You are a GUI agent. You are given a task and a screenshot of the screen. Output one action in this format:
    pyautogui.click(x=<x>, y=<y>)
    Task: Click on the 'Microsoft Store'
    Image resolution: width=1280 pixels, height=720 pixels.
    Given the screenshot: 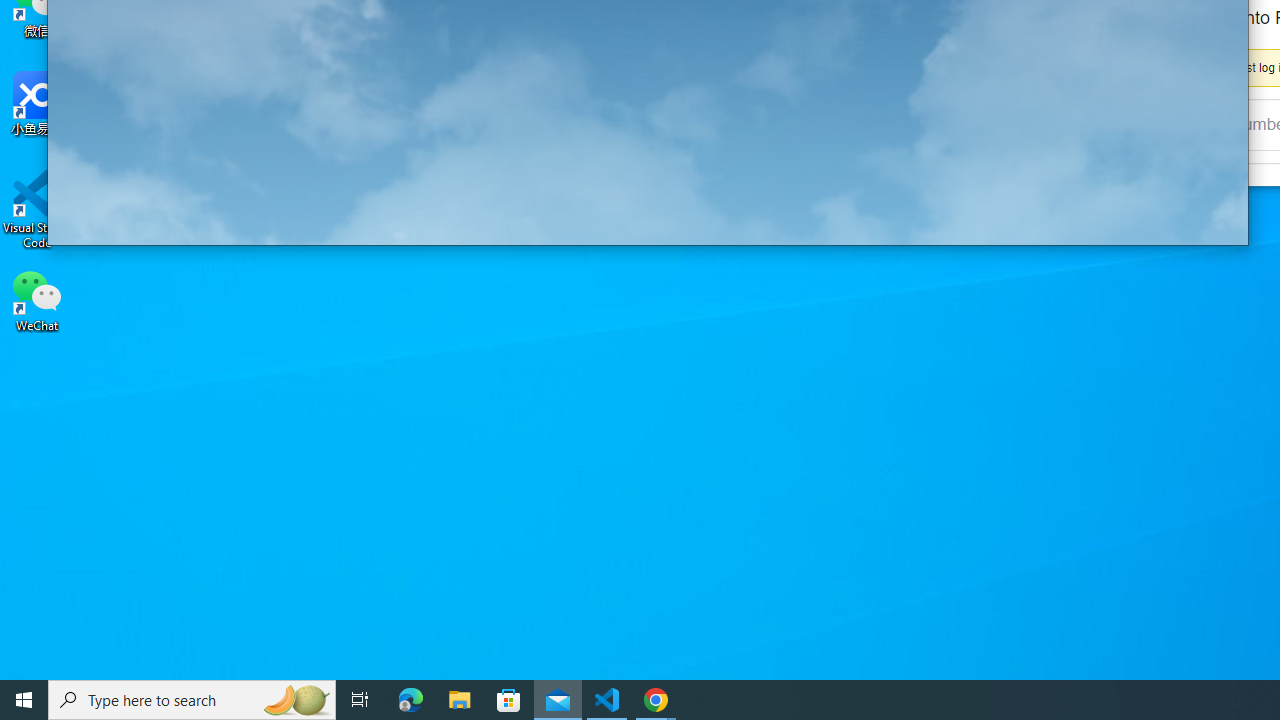 What is the action you would take?
    pyautogui.click(x=509, y=698)
    